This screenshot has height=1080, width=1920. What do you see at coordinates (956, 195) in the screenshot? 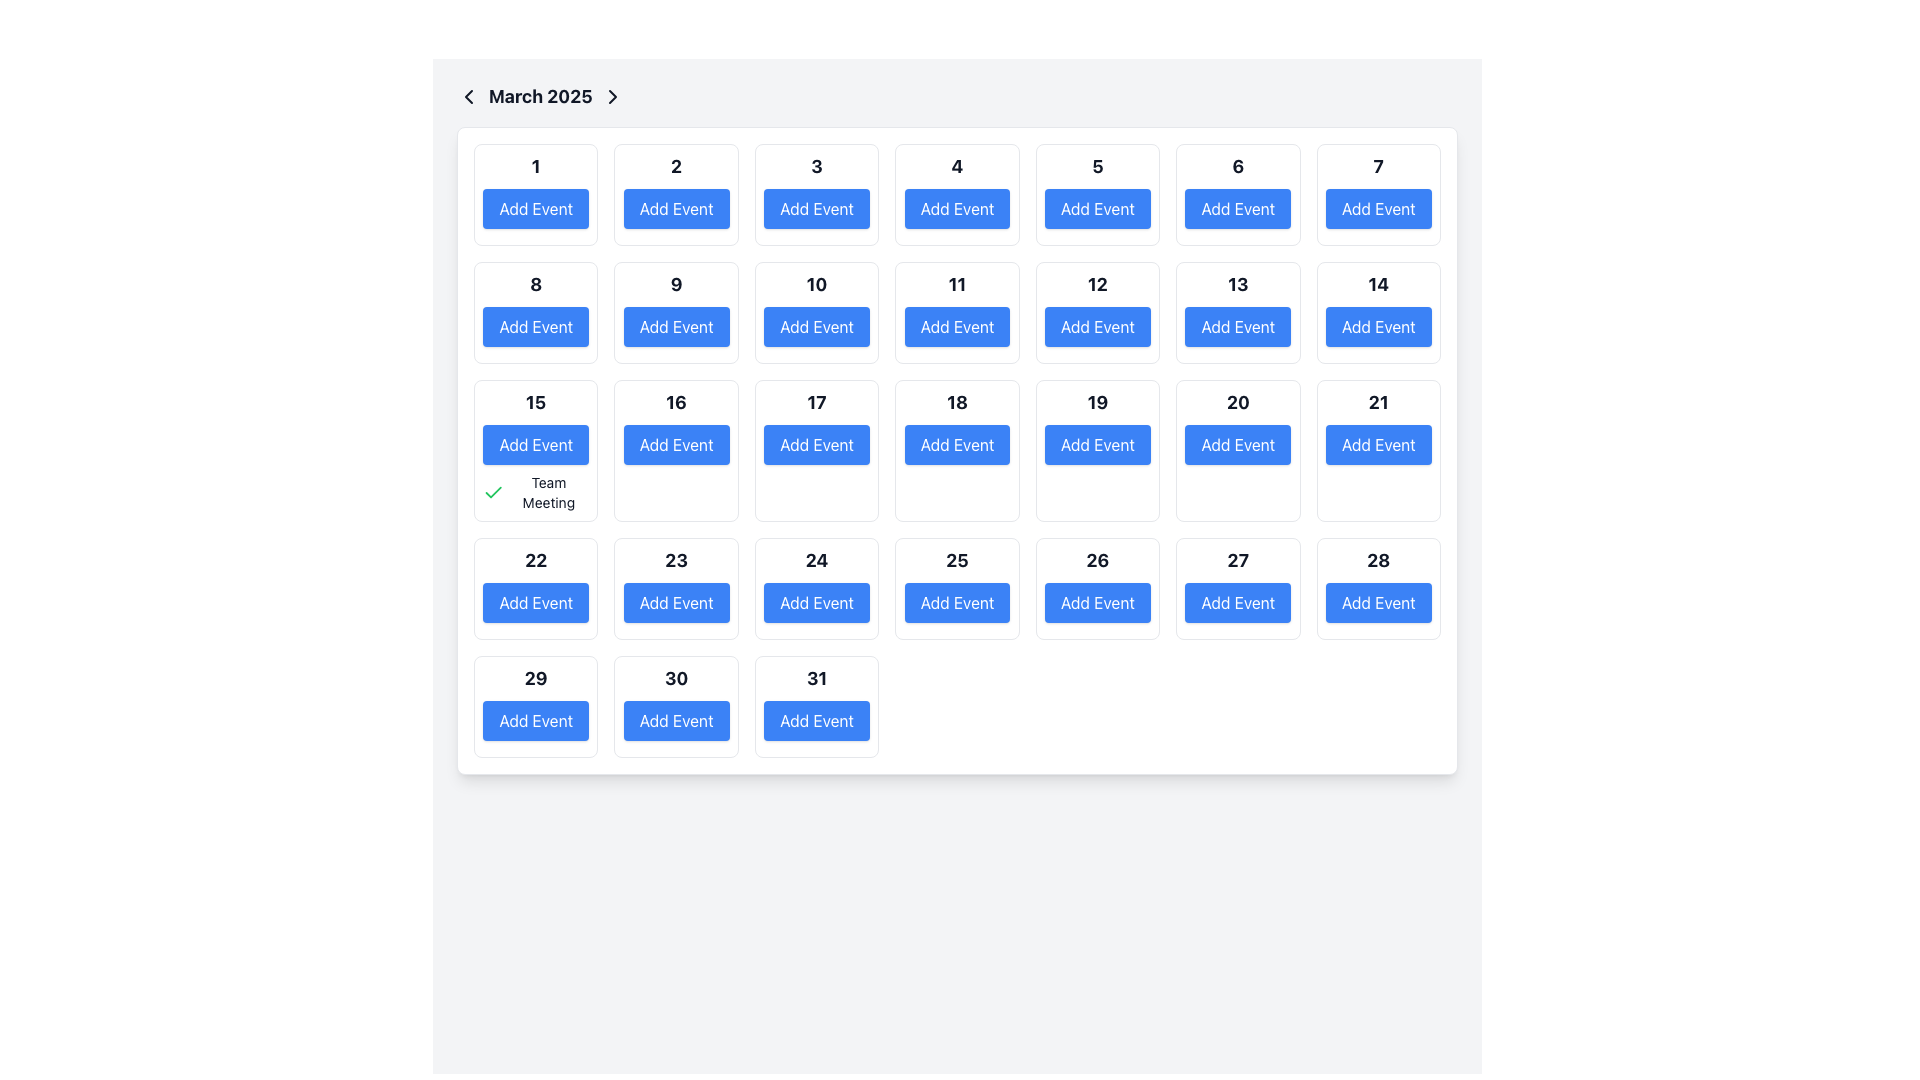
I see `the 'Add Event' button associated with the numeric day '4' in the March 2025 calendar for accessibility actions` at bounding box center [956, 195].